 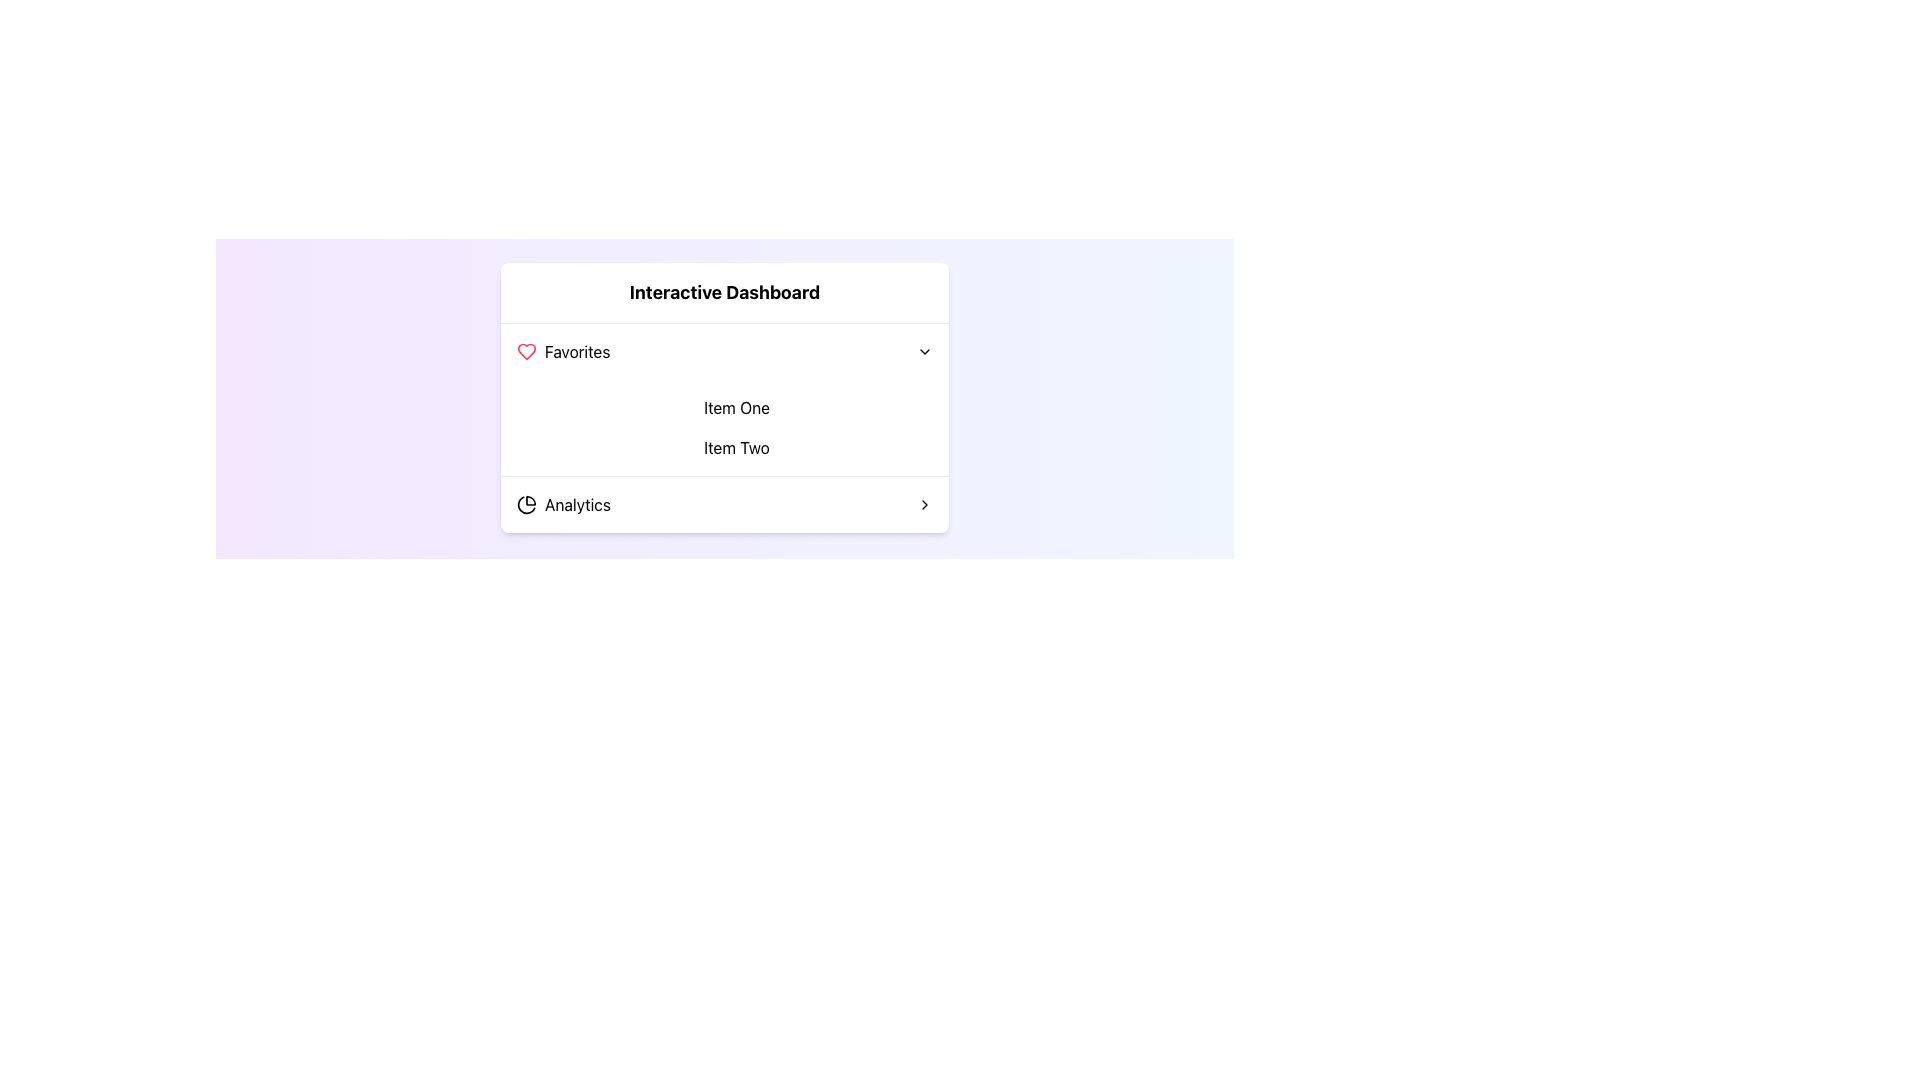 What do you see at coordinates (576, 504) in the screenshot?
I see `'Analytics' text label located at the bottom part of the panel, which provides a descriptive label for the associated function or feature` at bounding box center [576, 504].